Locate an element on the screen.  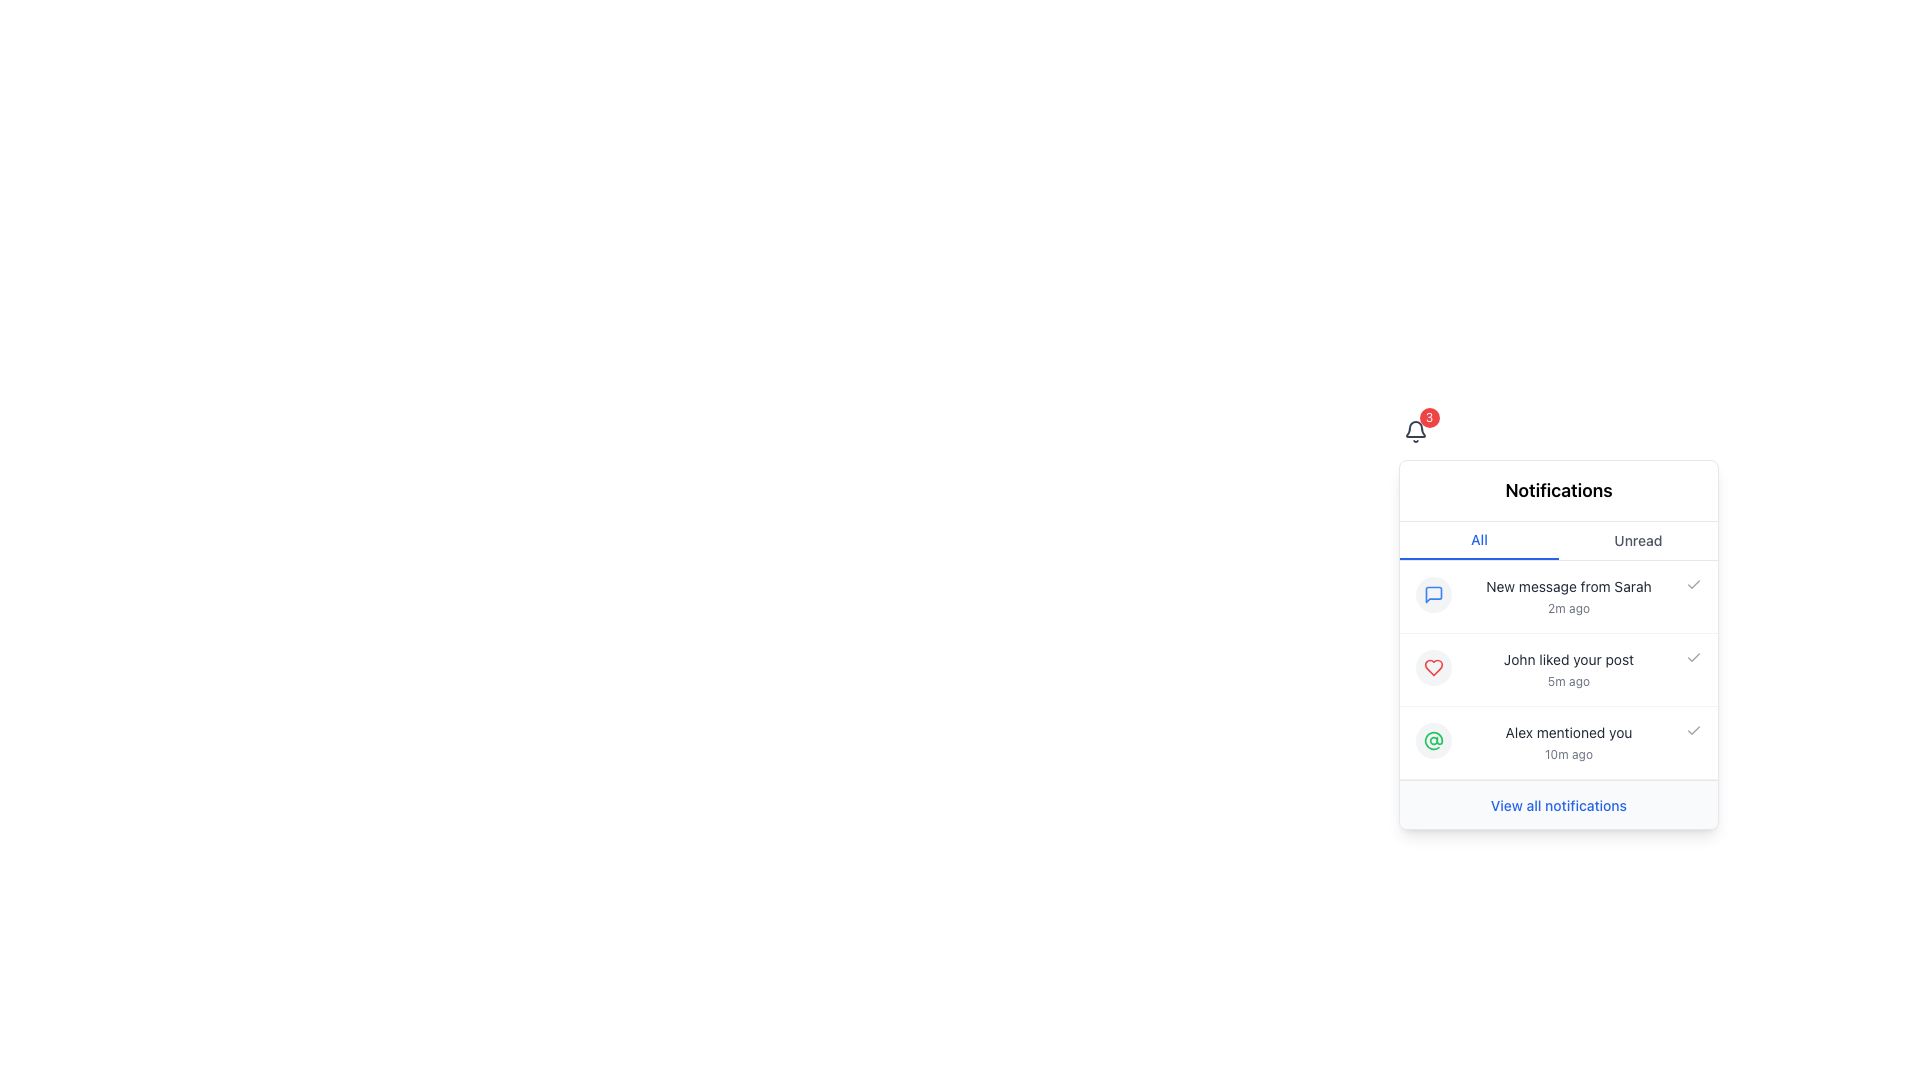
notification text 'Alex mentioned you' from the notification item, which is the third entry in the notifications dropdown is located at coordinates (1558, 743).